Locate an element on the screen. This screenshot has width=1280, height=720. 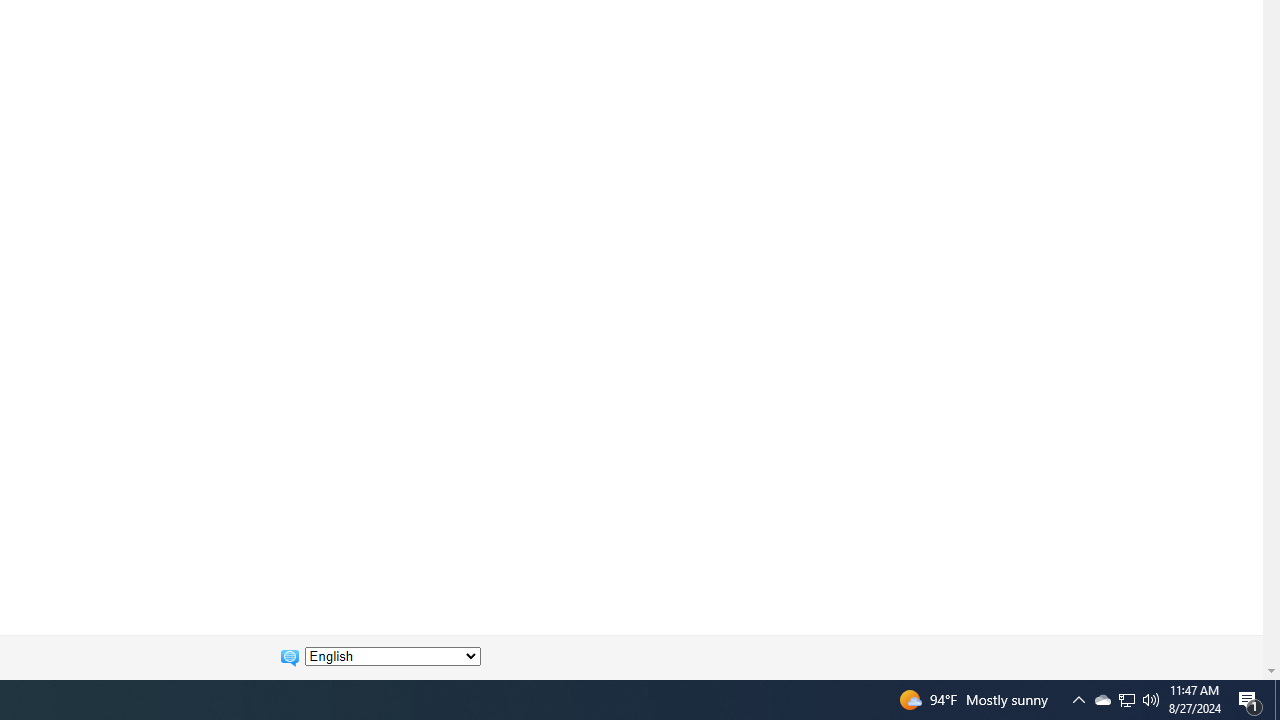
'Change language:' is located at coordinates (392, 656).